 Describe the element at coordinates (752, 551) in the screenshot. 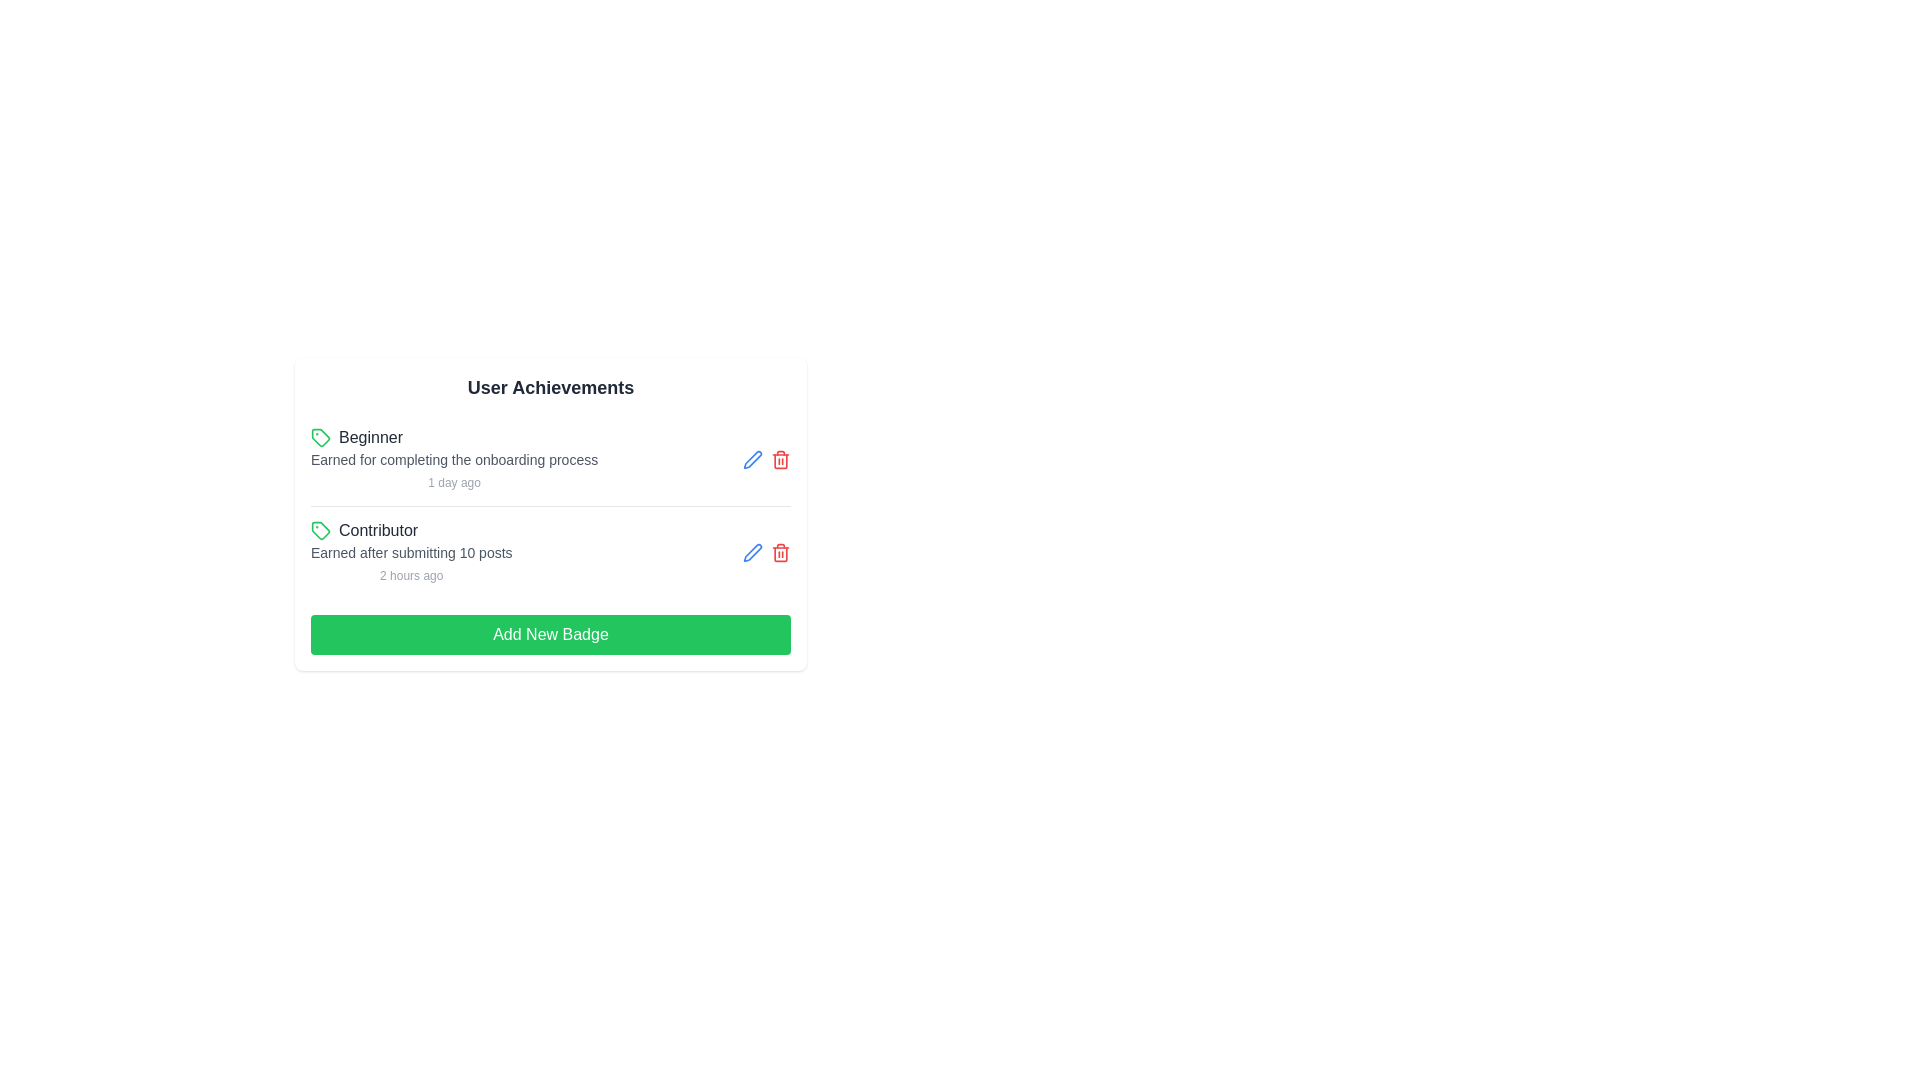

I see `the pen icon located at the far-right of the 'Beginner' badge row` at that location.